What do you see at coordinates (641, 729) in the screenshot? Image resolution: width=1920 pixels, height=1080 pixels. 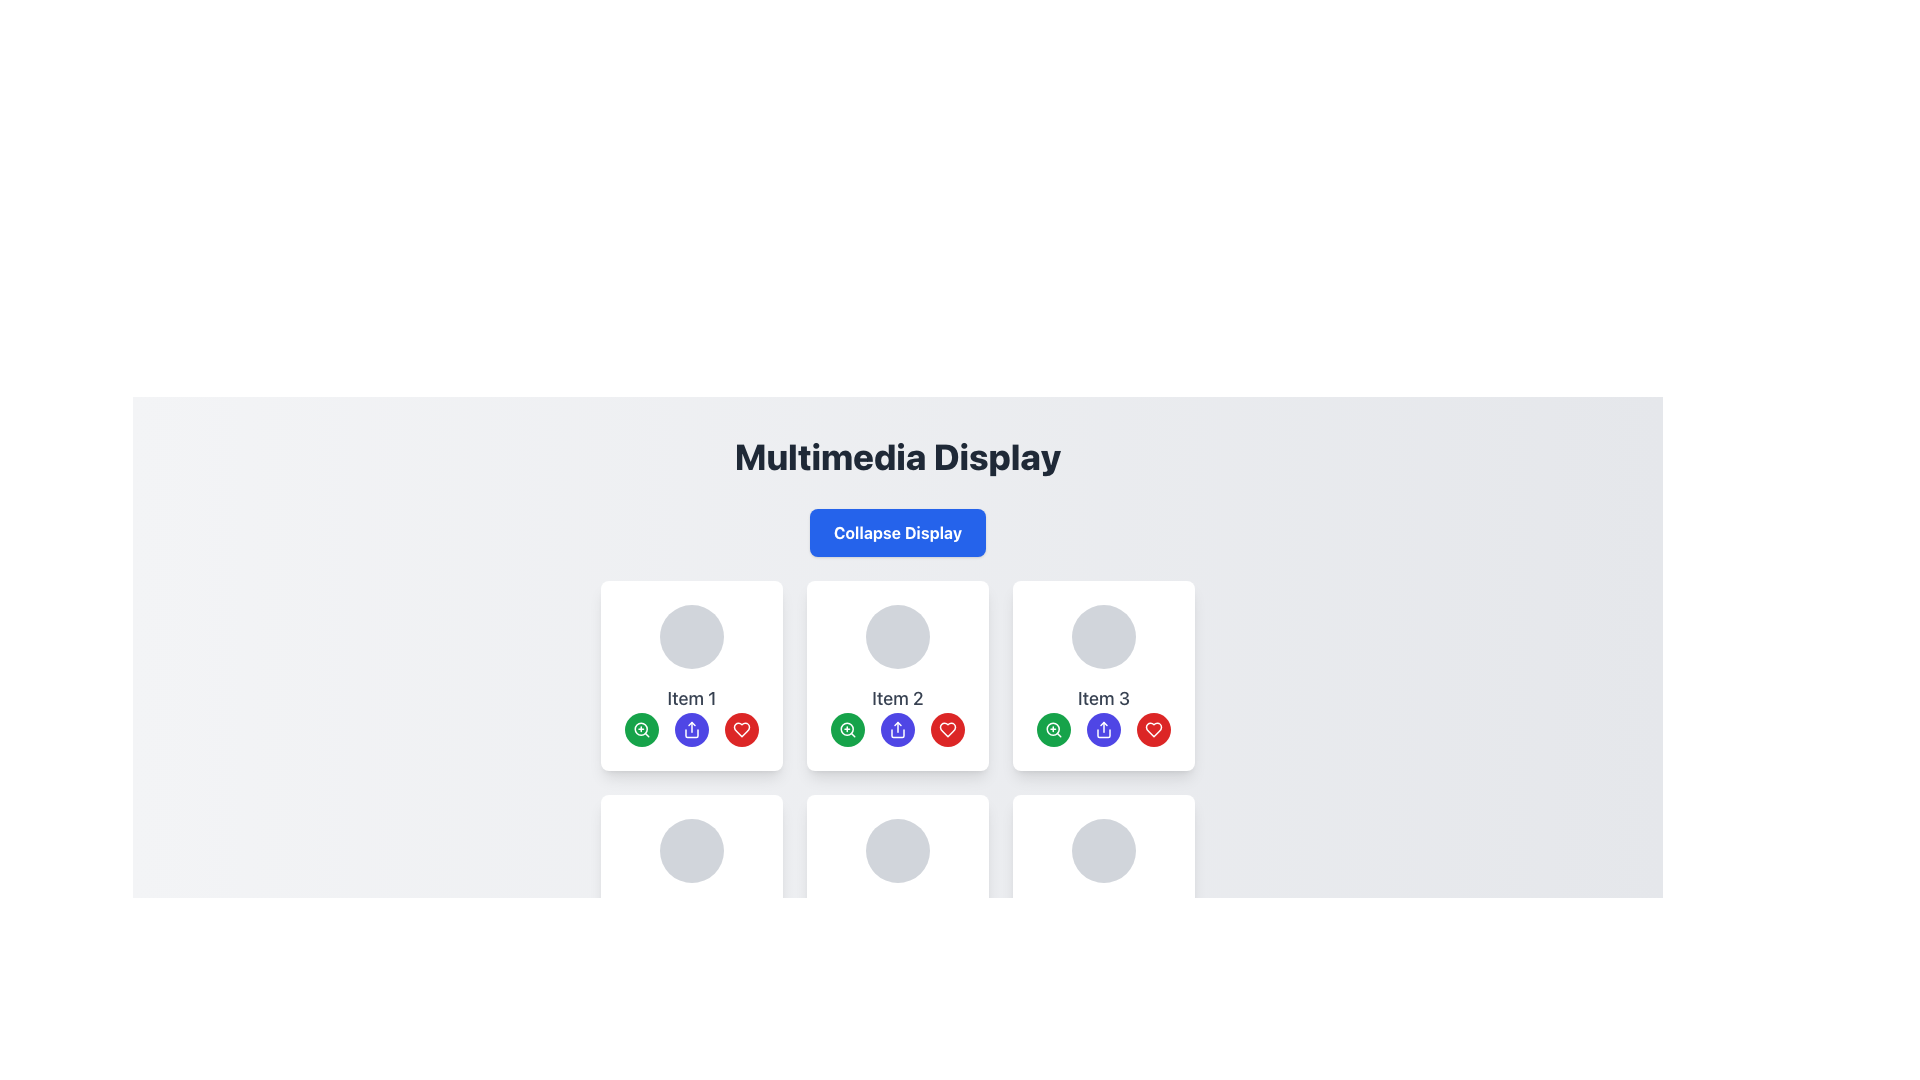 I see `the zoom-in SVG circle icon located at the bottom-left corner of the top-left card (Item 1) in the display grid` at bounding box center [641, 729].